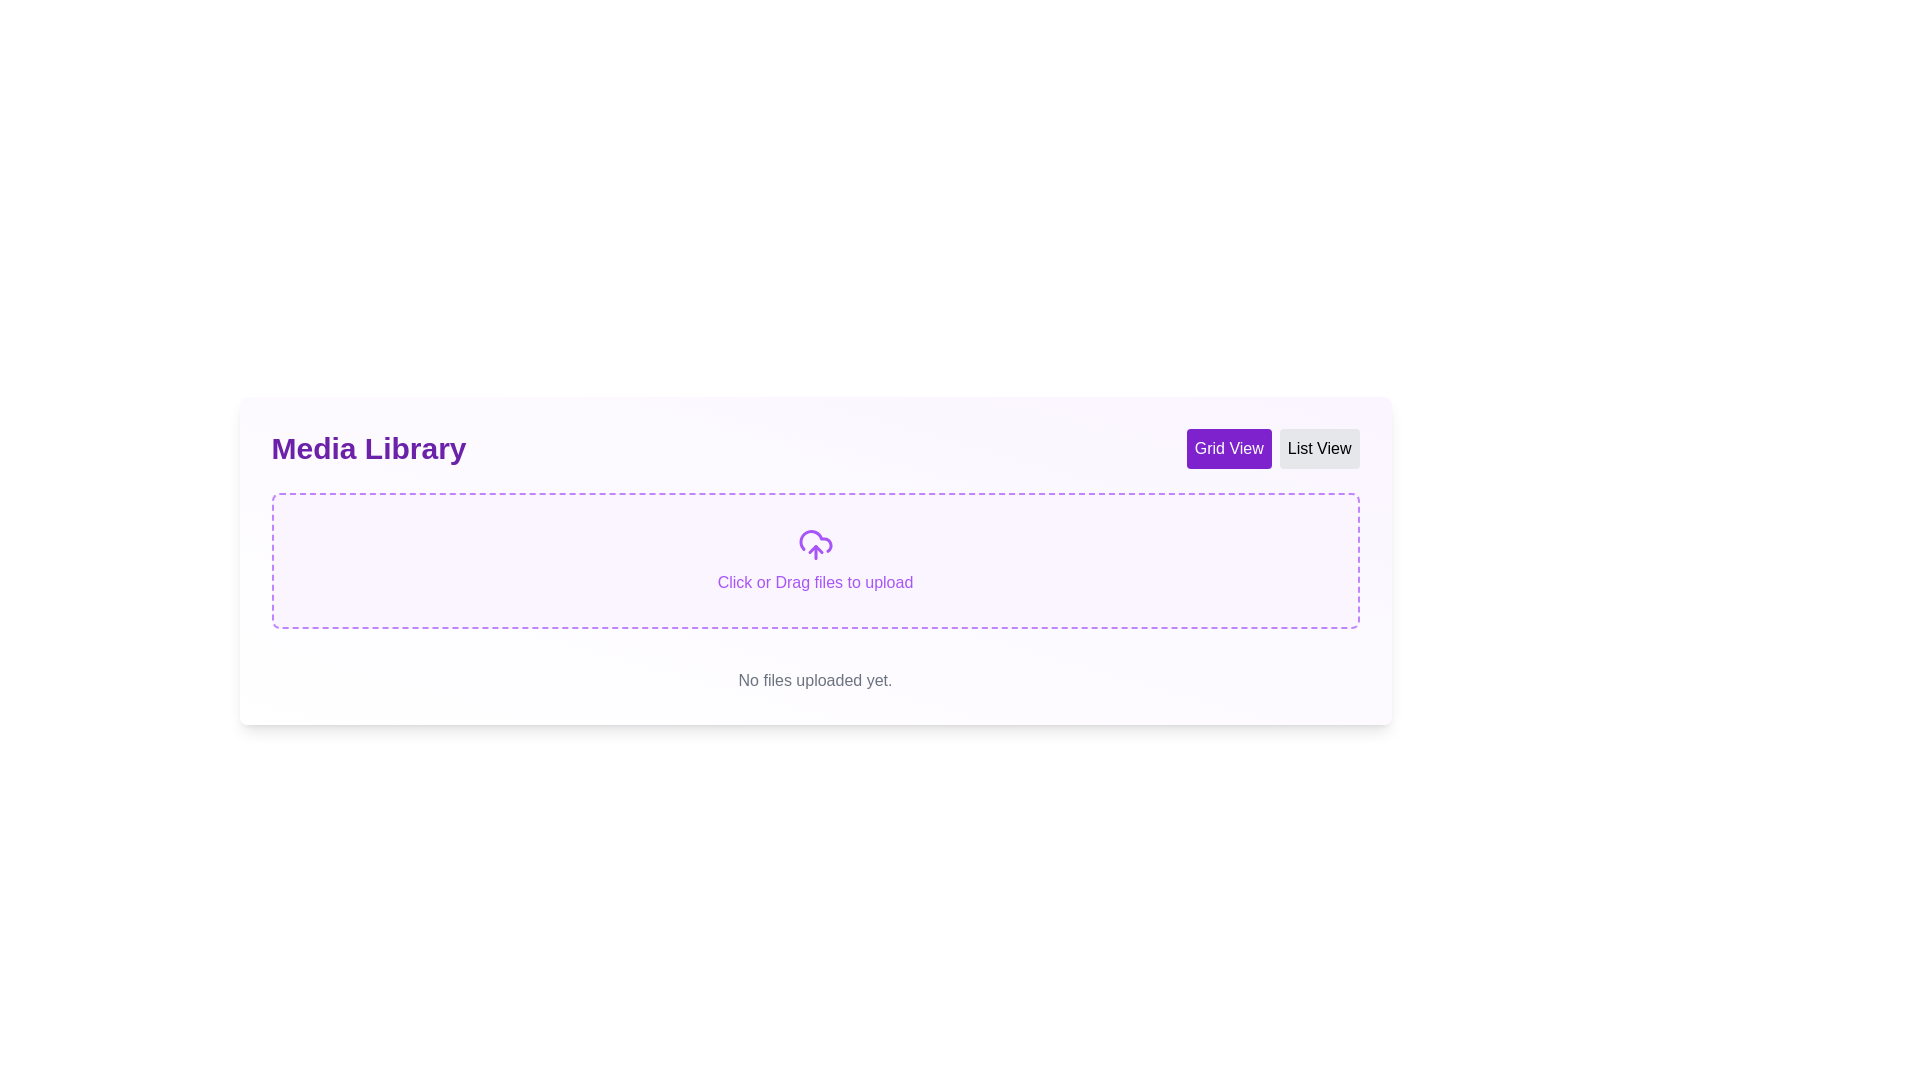 The width and height of the screenshot is (1920, 1080). What do you see at coordinates (815, 582) in the screenshot?
I see `the static text label that reads 'Click or Drag files to upload'` at bounding box center [815, 582].